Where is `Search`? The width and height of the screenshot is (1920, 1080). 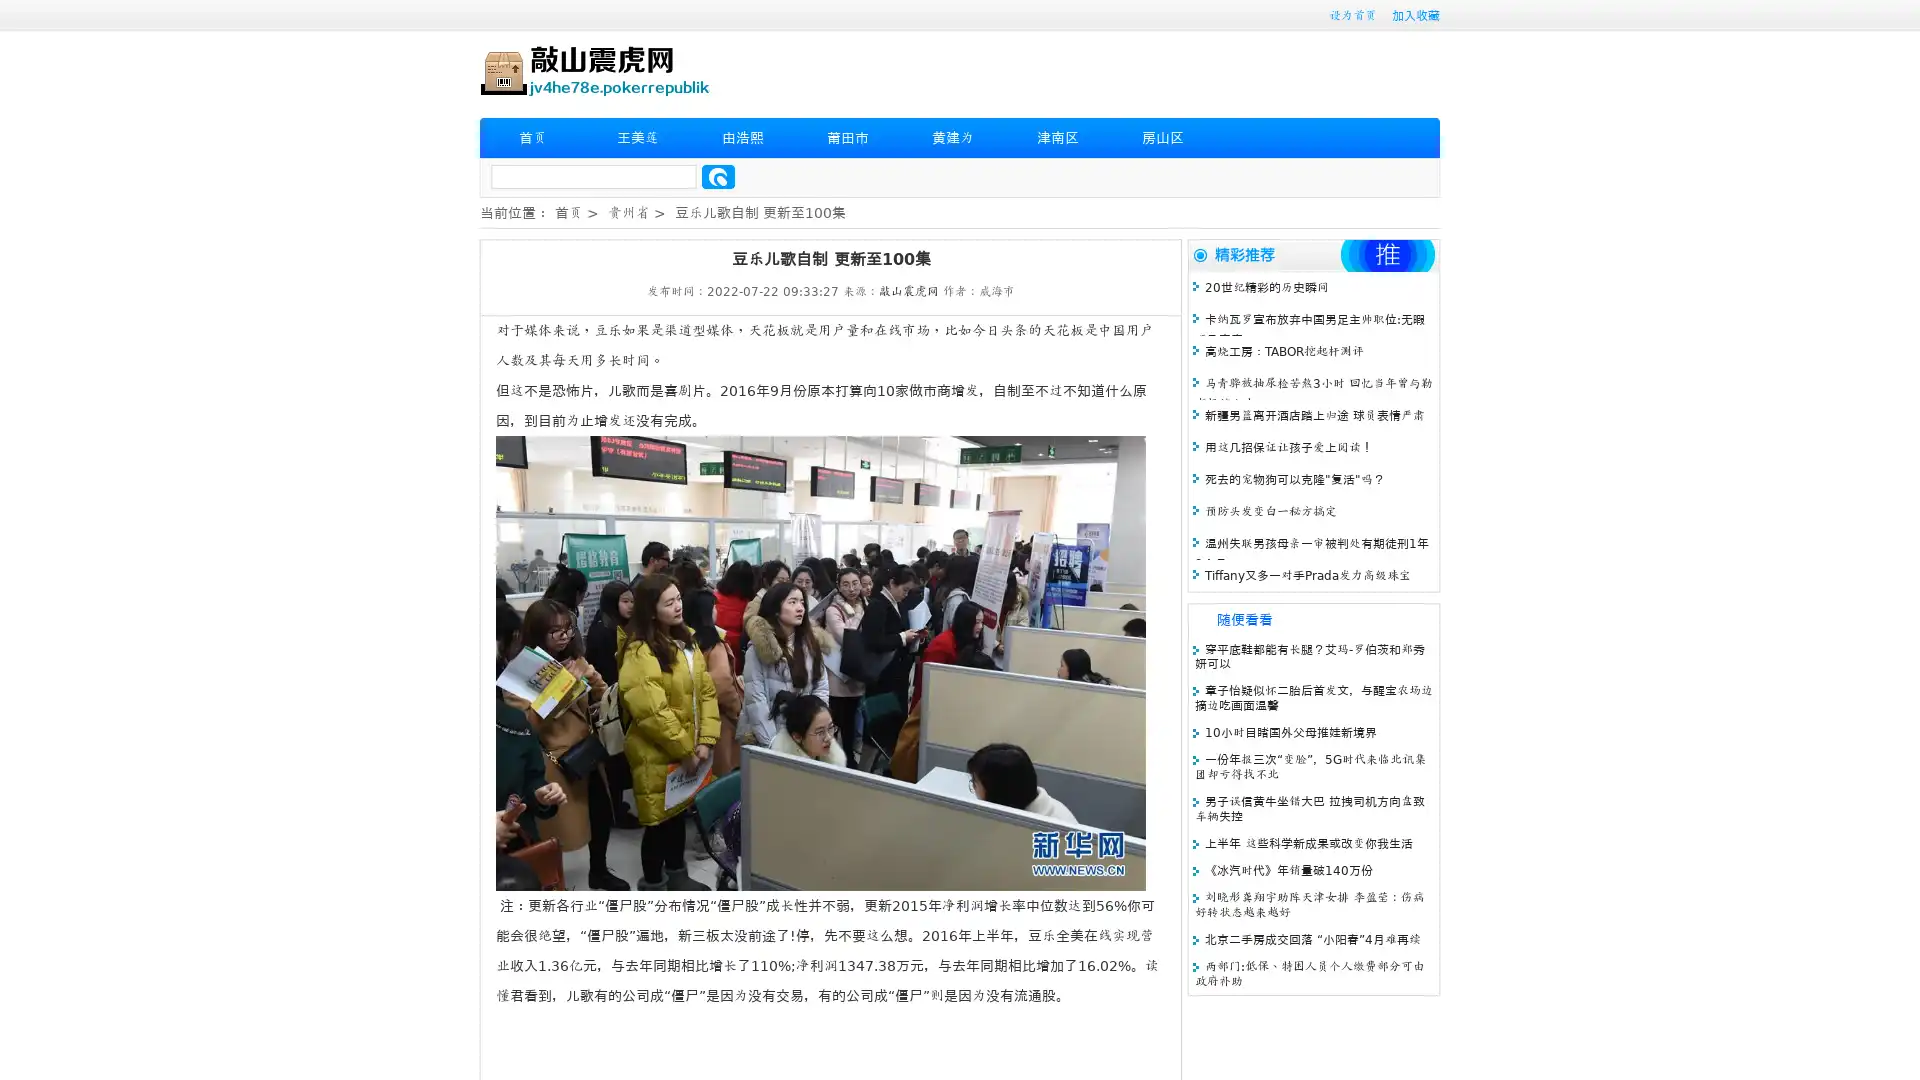 Search is located at coordinates (718, 176).